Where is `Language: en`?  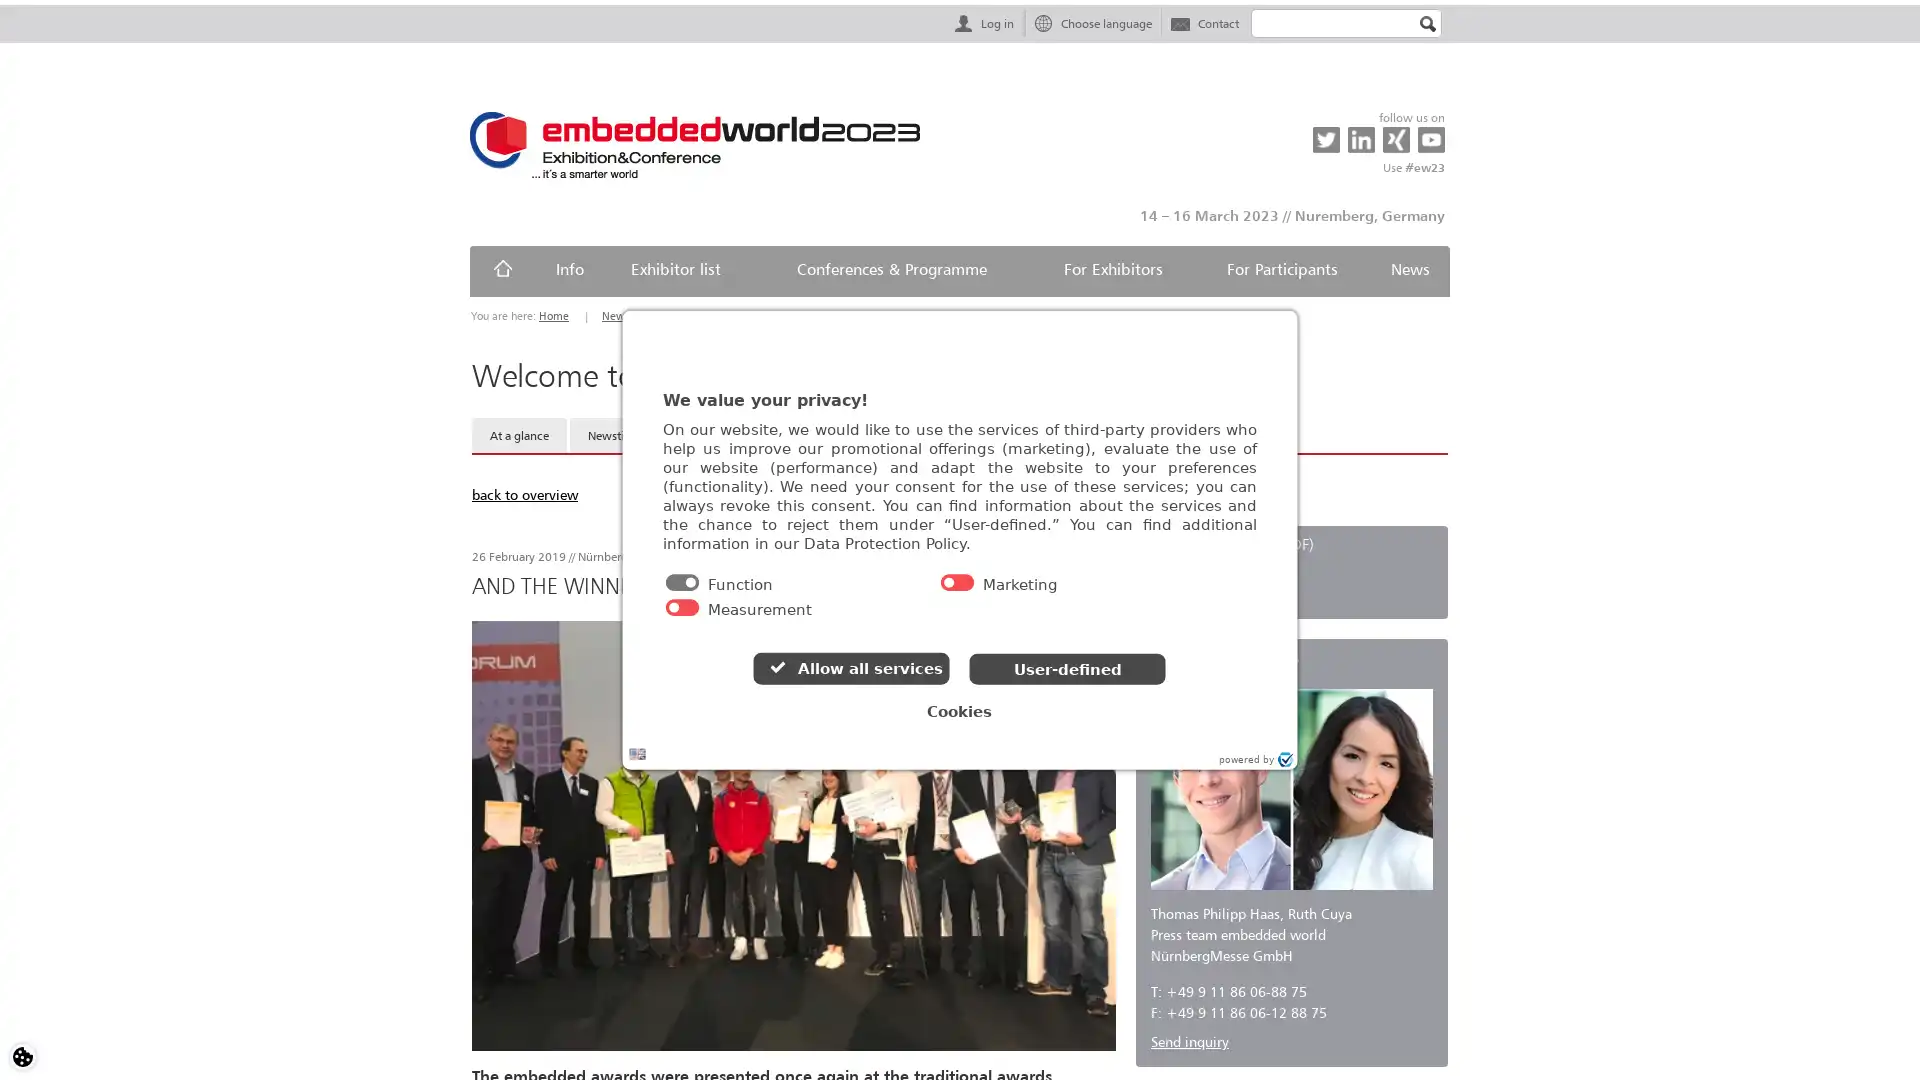
Language: en is located at coordinates (675, 762).